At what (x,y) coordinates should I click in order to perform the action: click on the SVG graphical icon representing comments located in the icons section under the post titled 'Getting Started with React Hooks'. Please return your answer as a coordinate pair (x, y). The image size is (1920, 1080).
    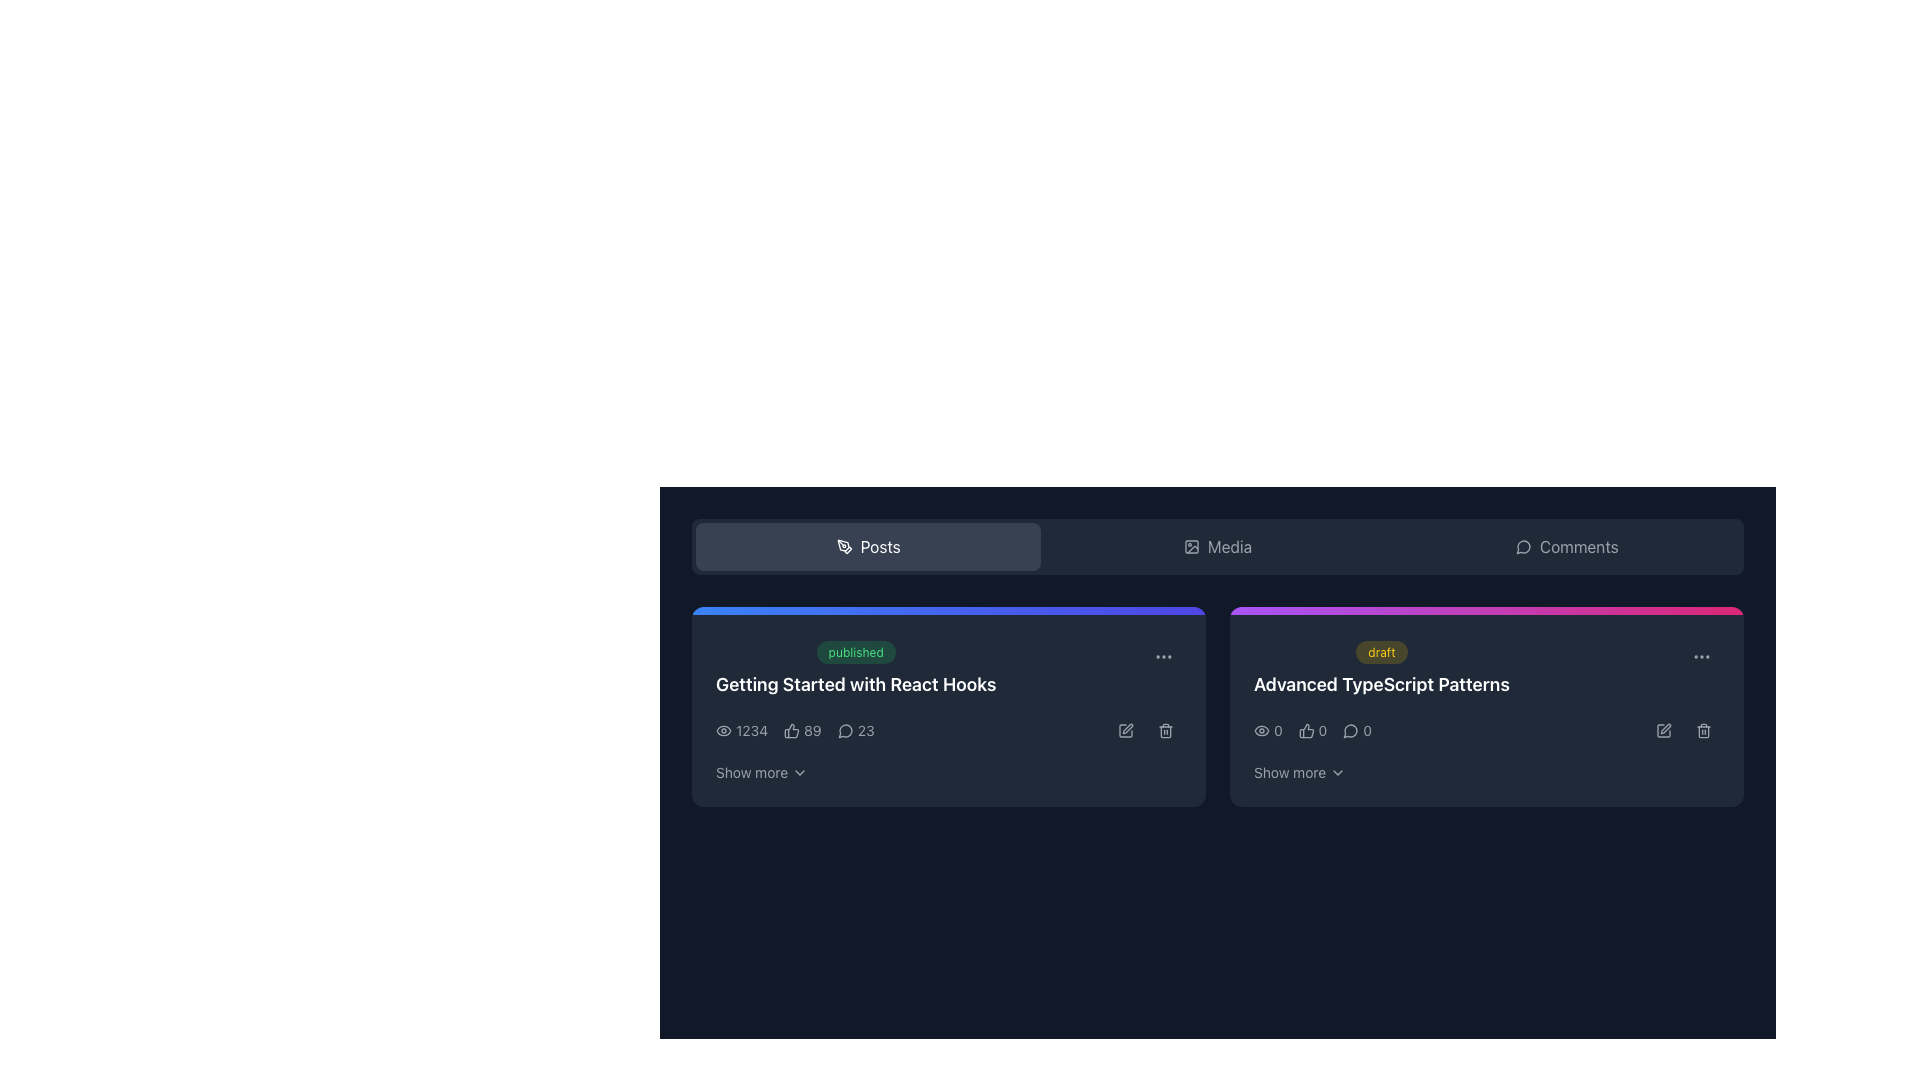
    Looking at the image, I should click on (845, 731).